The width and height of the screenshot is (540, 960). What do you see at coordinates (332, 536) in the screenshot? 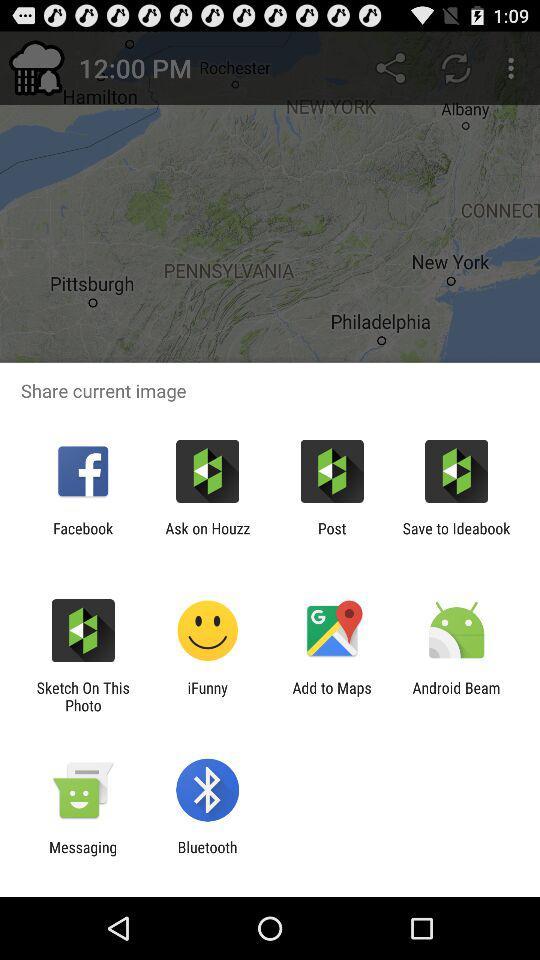
I see `the icon to the right of the ask on houzz icon` at bounding box center [332, 536].